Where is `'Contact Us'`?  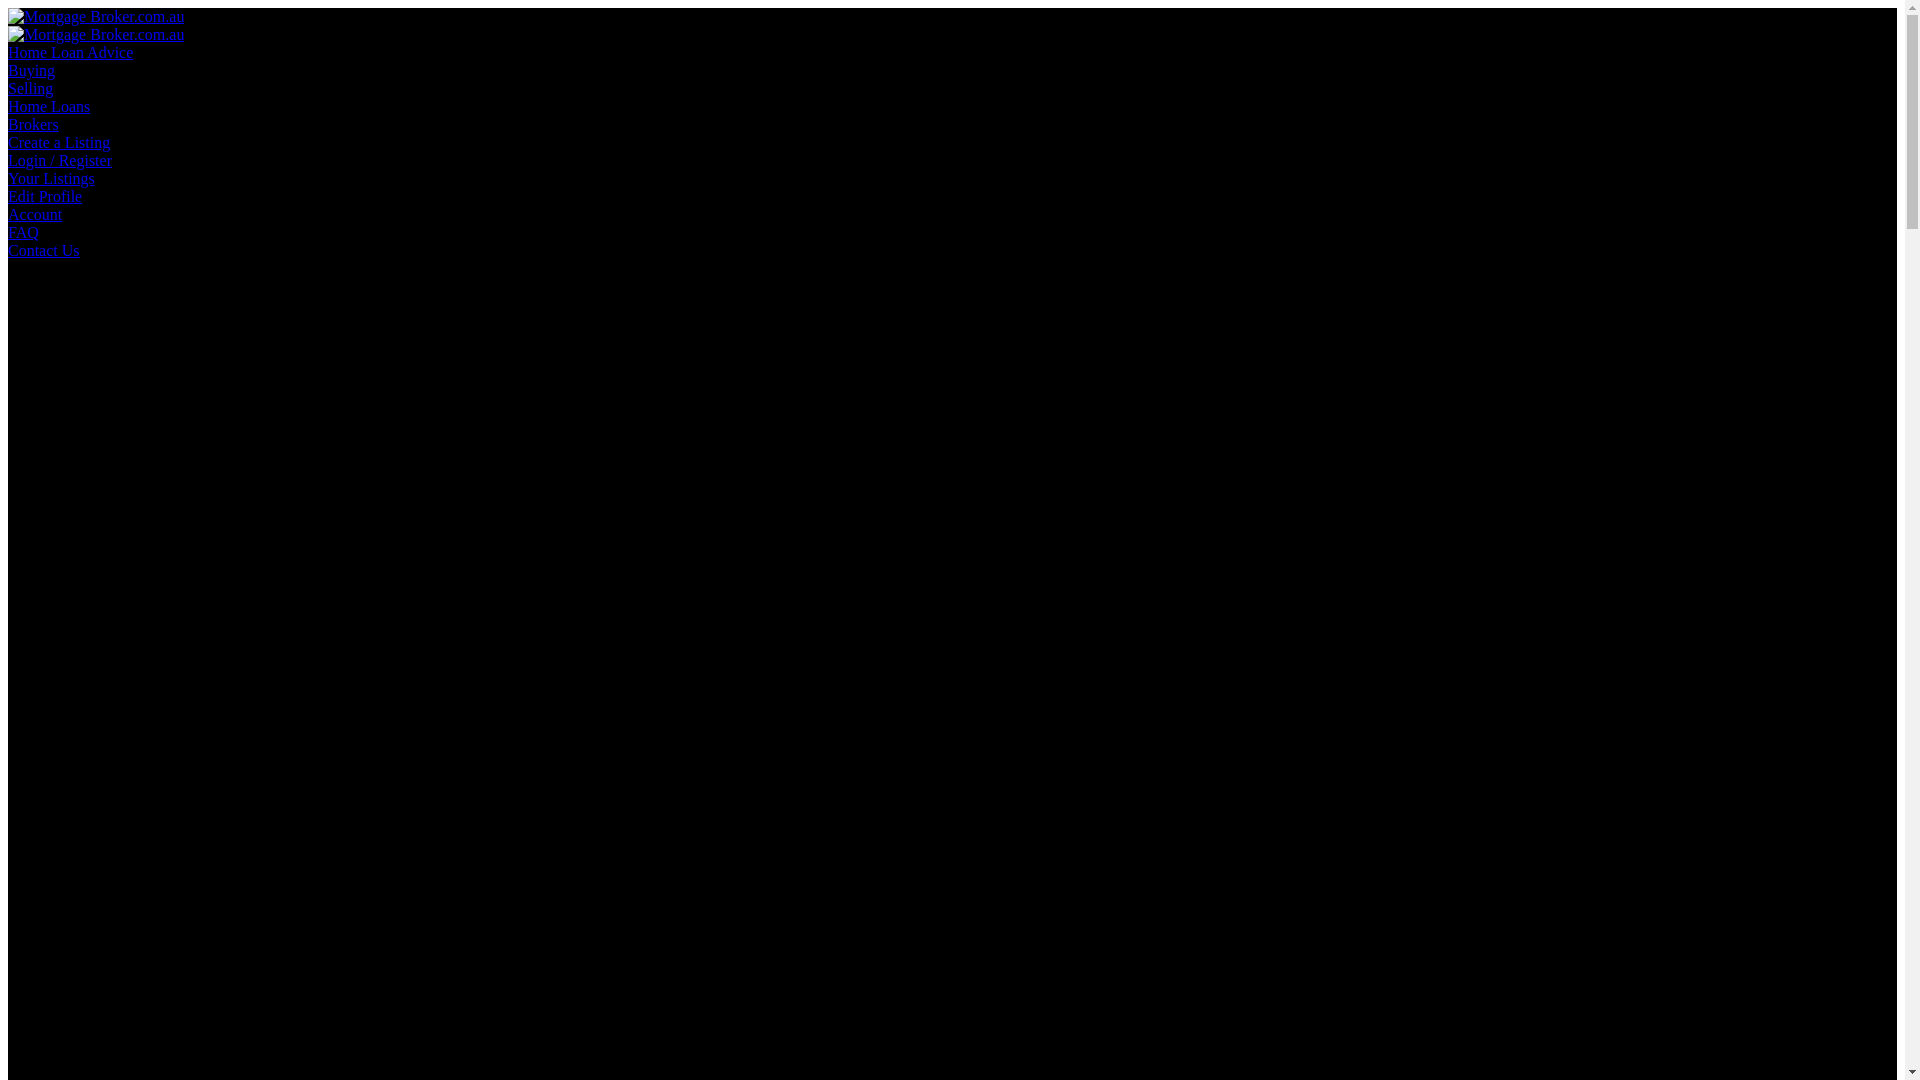
'Contact Us' is located at coordinates (43, 249).